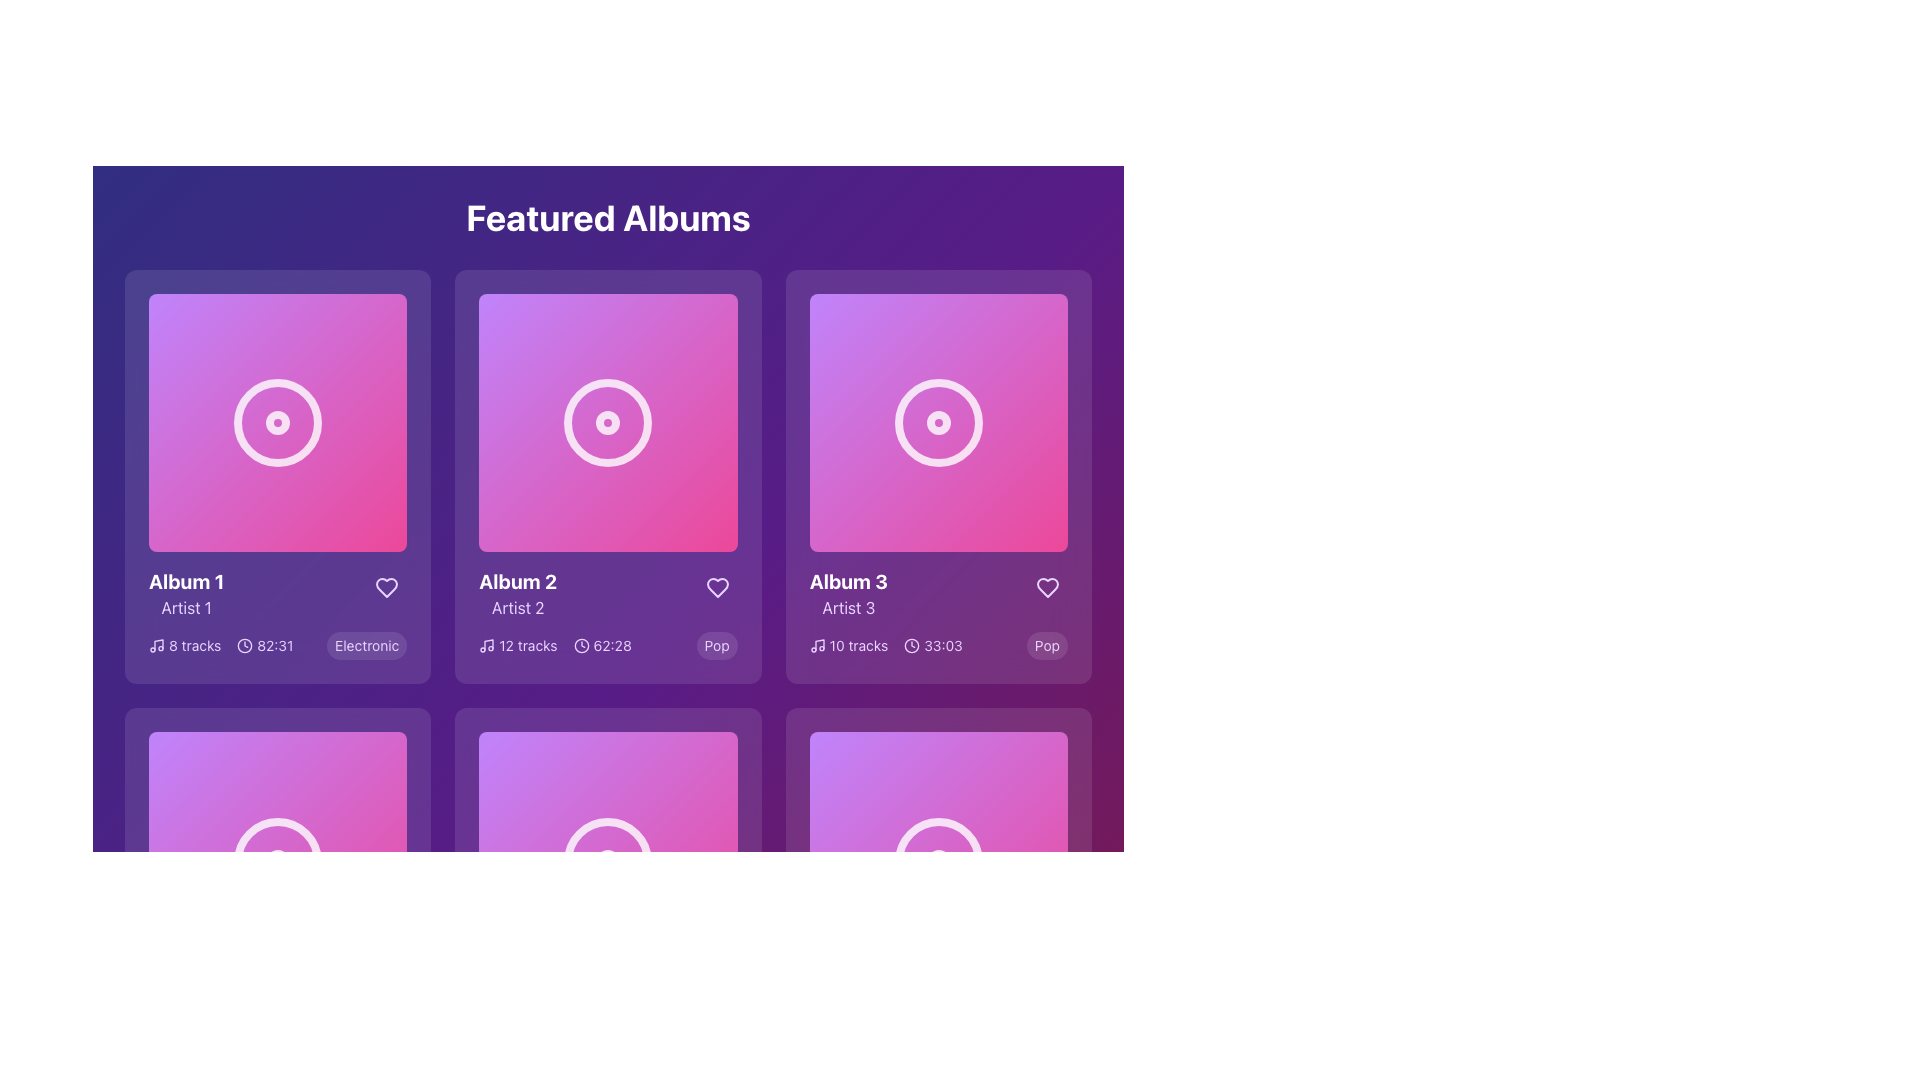 Image resolution: width=1920 pixels, height=1080 pixels. What do you see at coordinates (1046, 586) in the screenshot?
I see `the heart-shaped icon outlined in light purple associated with 'Album 3' and 'Artist 3' located at the top-right corner of their respective card to trigger visual feedback` at bounding box center [1046, 586].